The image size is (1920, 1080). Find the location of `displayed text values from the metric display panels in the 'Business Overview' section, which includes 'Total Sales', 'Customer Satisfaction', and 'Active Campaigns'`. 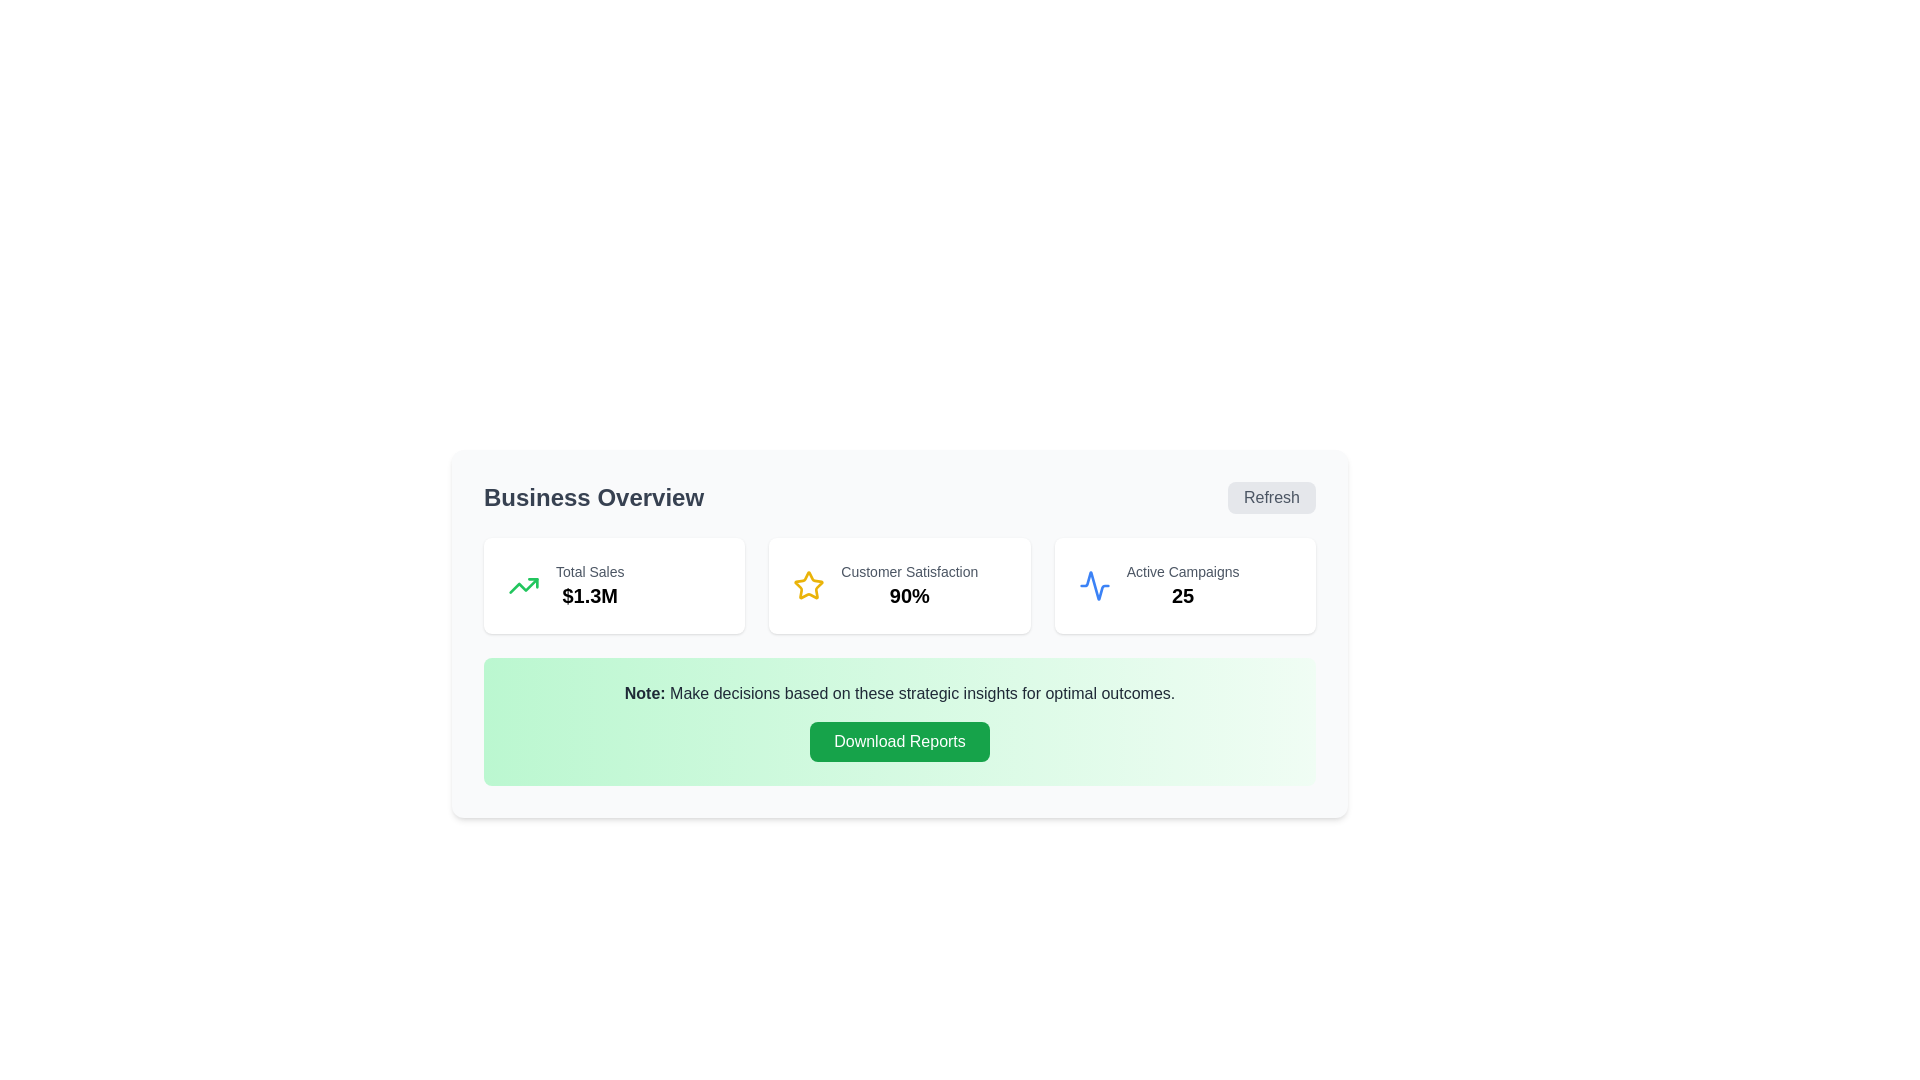

displayed text values from the metric display panels in the 'Business Overview' section, which includes 'Total Sales', 'Customer Satisfaction', and 'Active Campaigns' is located at coordinates (899, 585).